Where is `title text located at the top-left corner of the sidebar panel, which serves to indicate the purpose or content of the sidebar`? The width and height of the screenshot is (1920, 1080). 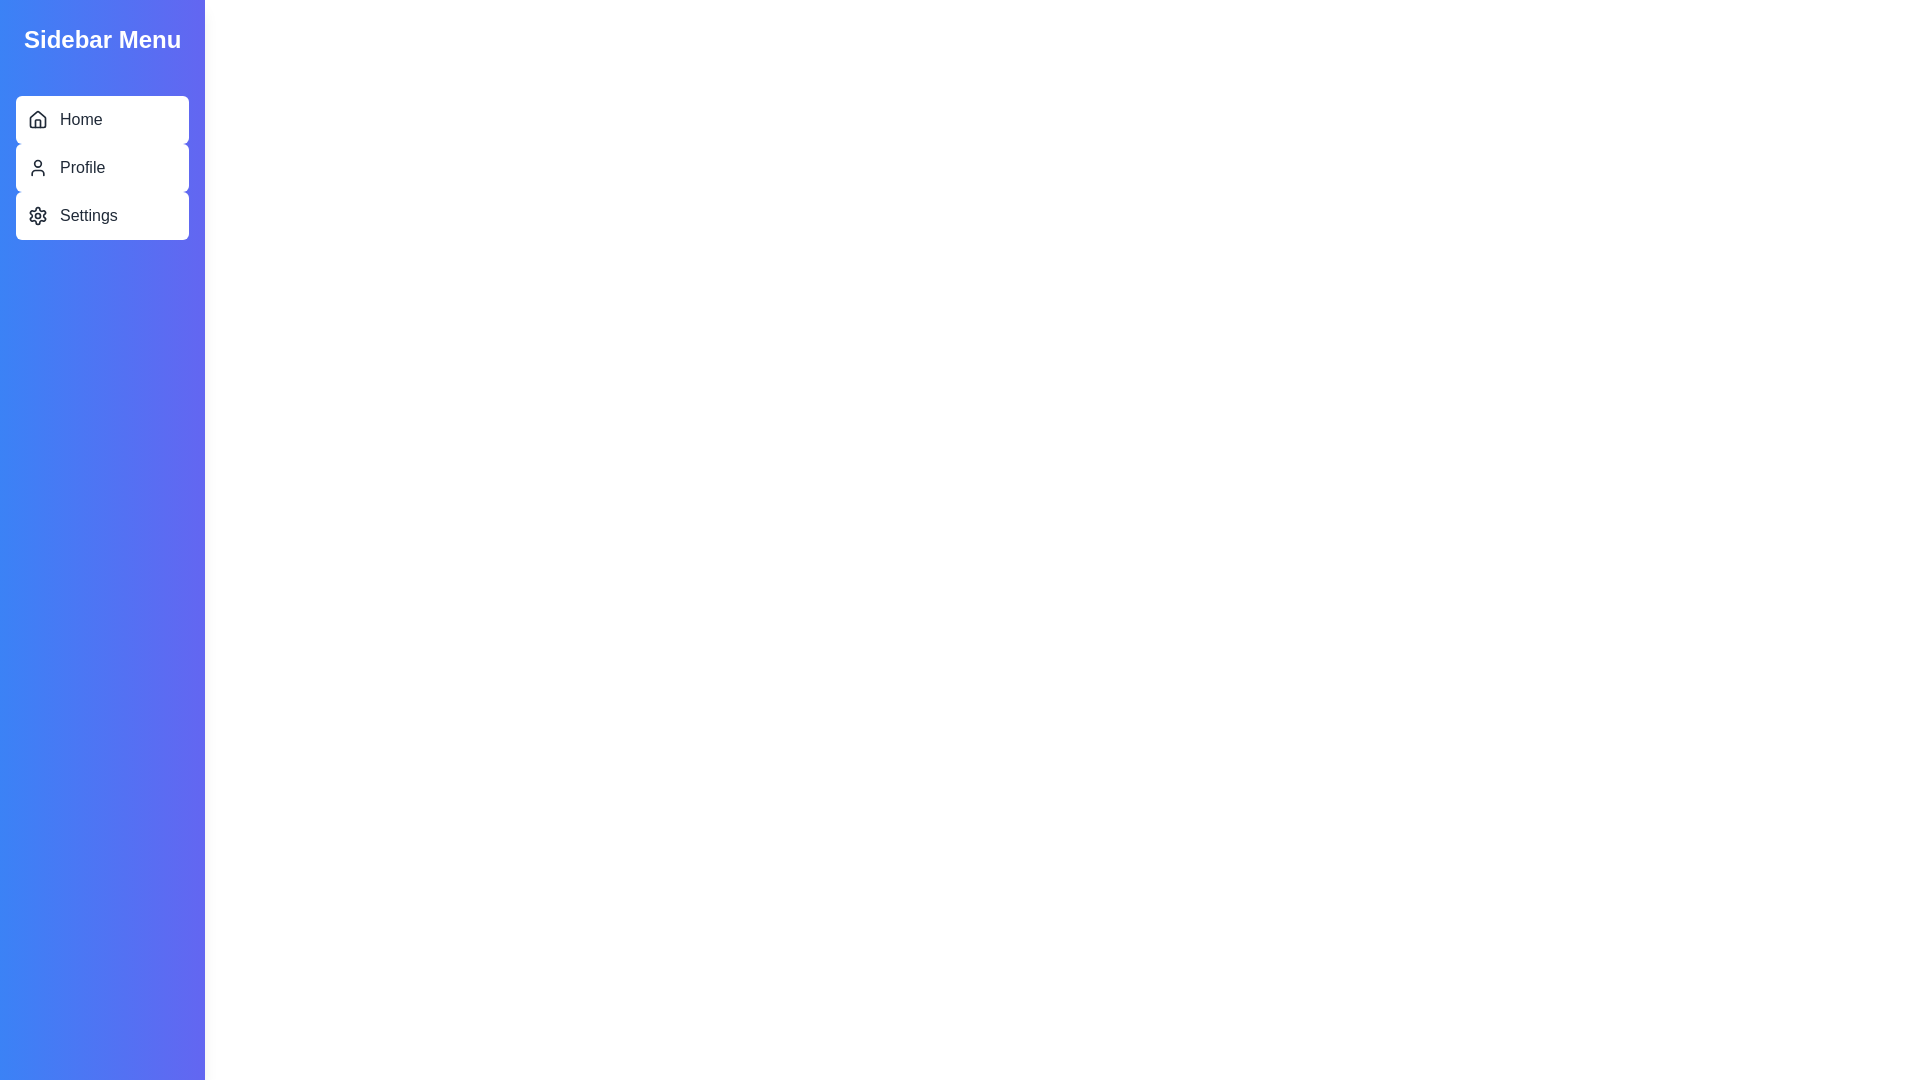
title text located at the top-left corner of the sidebar panel, which serves to indicate the purpose or content of the sidebar is located at coordinates (101, 39).